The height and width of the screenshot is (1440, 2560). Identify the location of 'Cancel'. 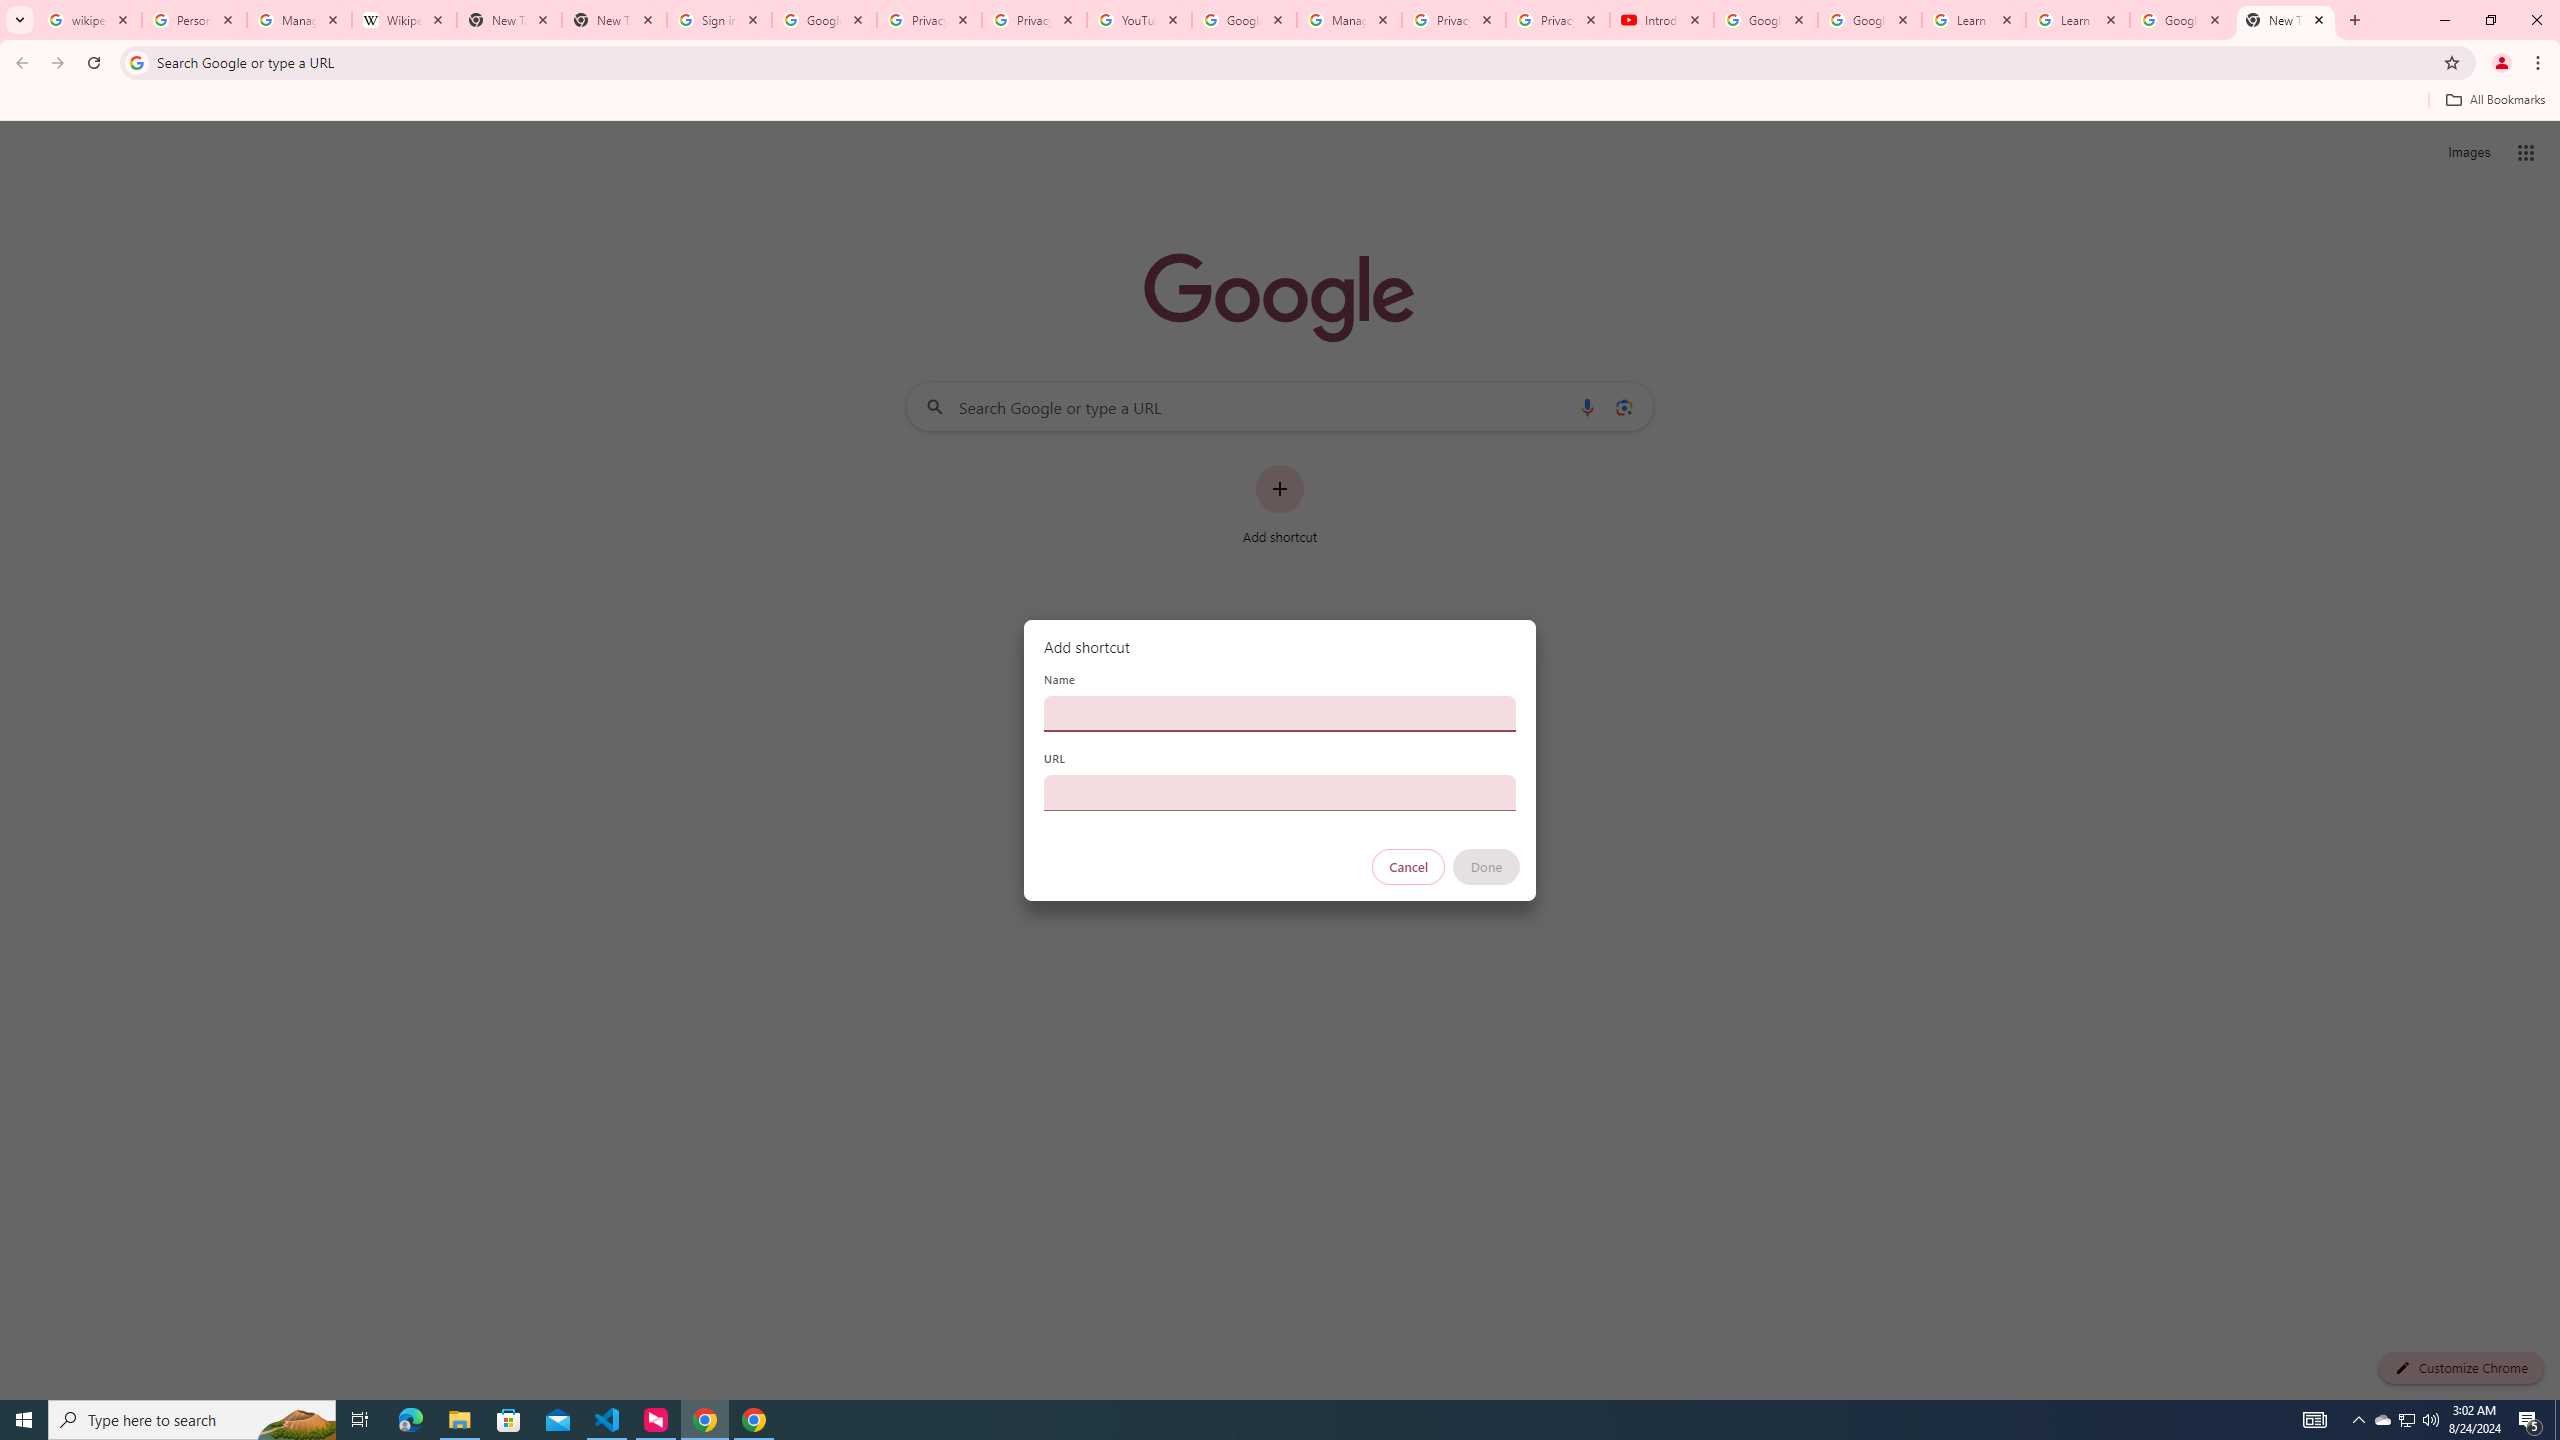
(1409, 866).